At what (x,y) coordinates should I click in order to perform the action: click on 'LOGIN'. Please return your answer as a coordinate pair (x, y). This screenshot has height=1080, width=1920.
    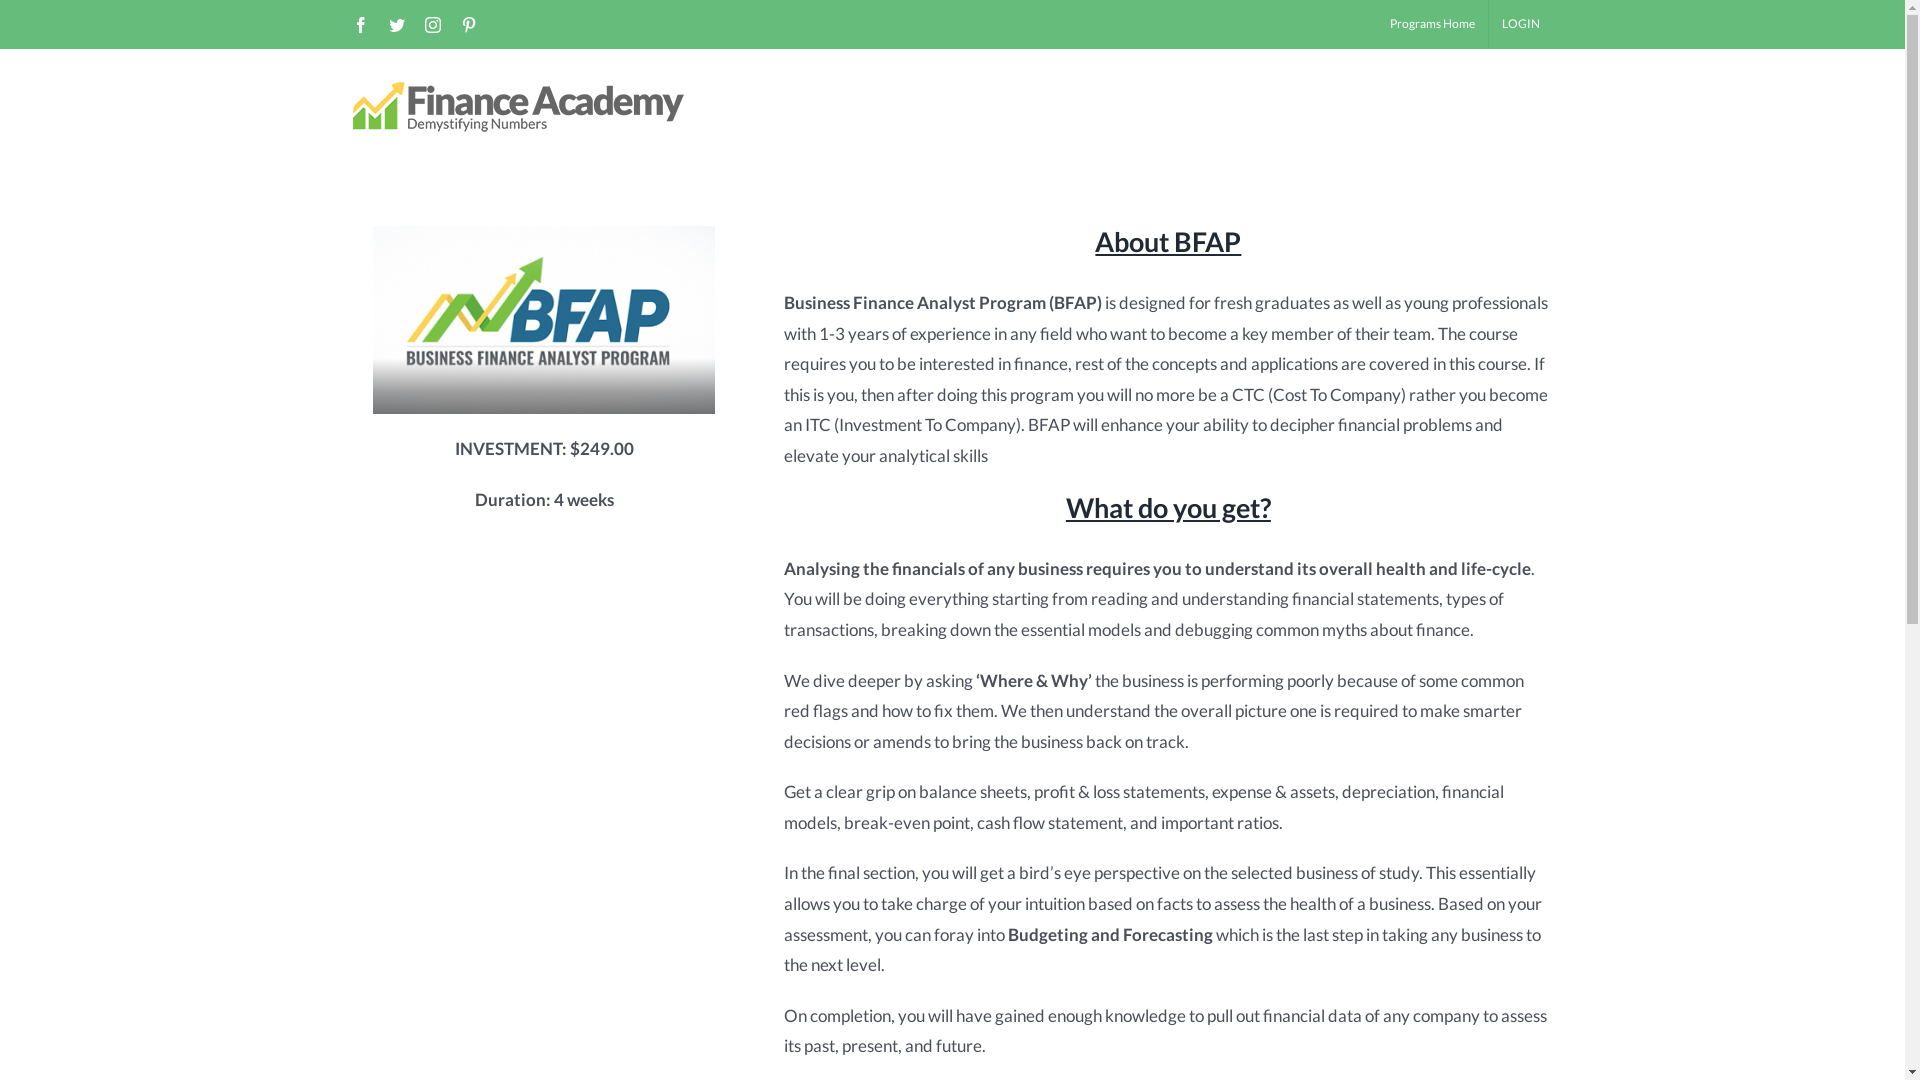
    Looking at the image, I should click on (1520, 23).